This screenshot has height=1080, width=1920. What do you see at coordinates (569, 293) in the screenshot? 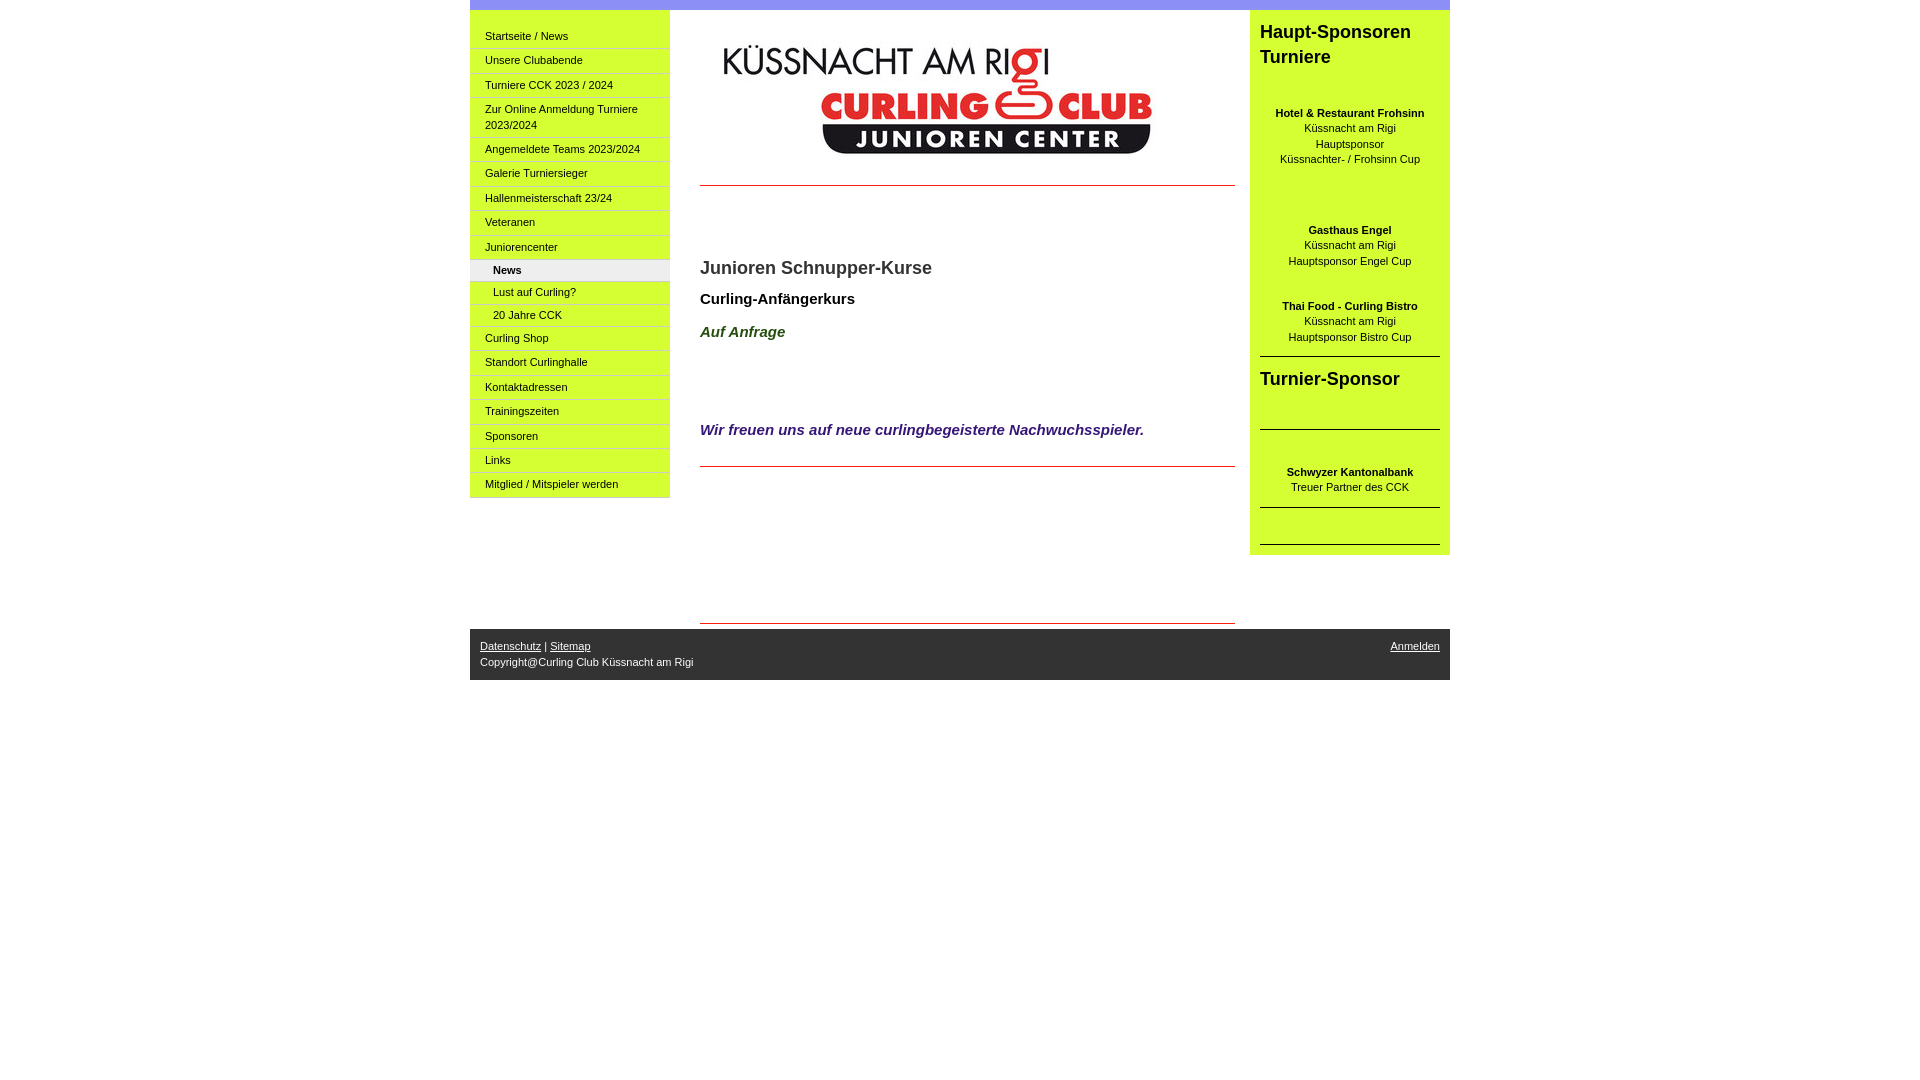
I see `'Lust auf Curling?'` at bounding box center [569, 293].